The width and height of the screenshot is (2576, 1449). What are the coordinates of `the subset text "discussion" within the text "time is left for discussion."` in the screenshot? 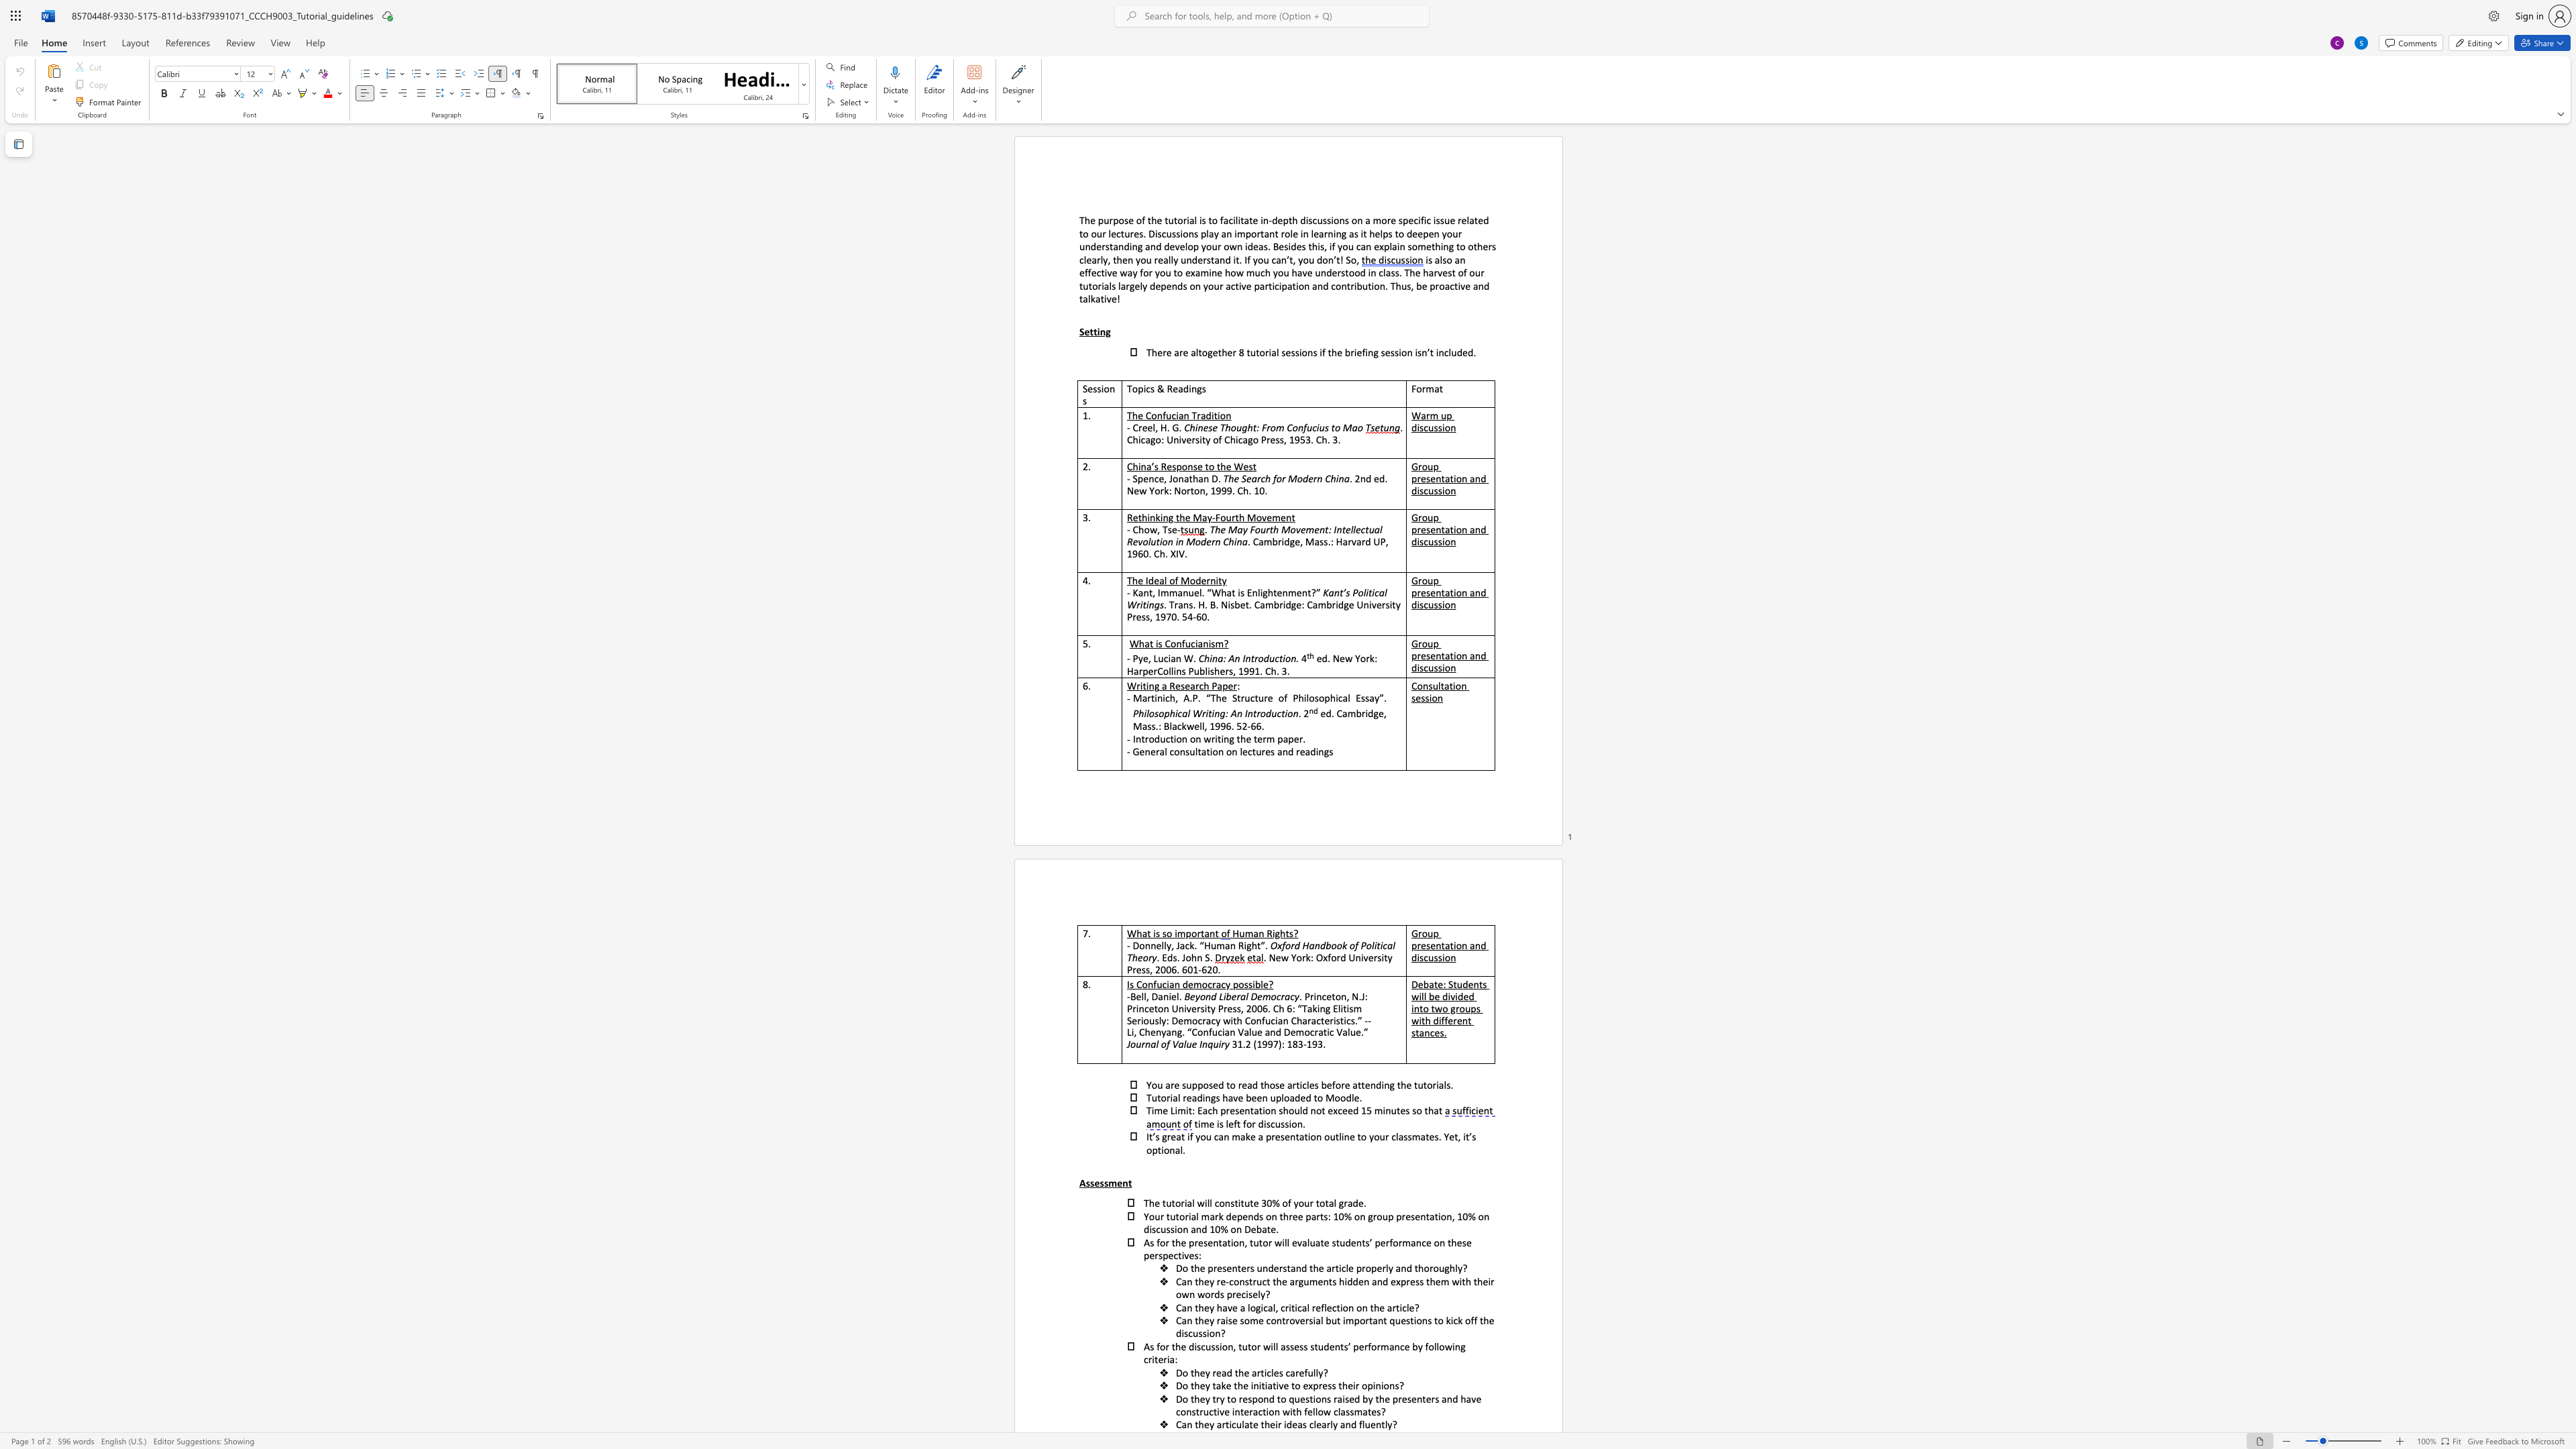 It's located at (1257, 1124).